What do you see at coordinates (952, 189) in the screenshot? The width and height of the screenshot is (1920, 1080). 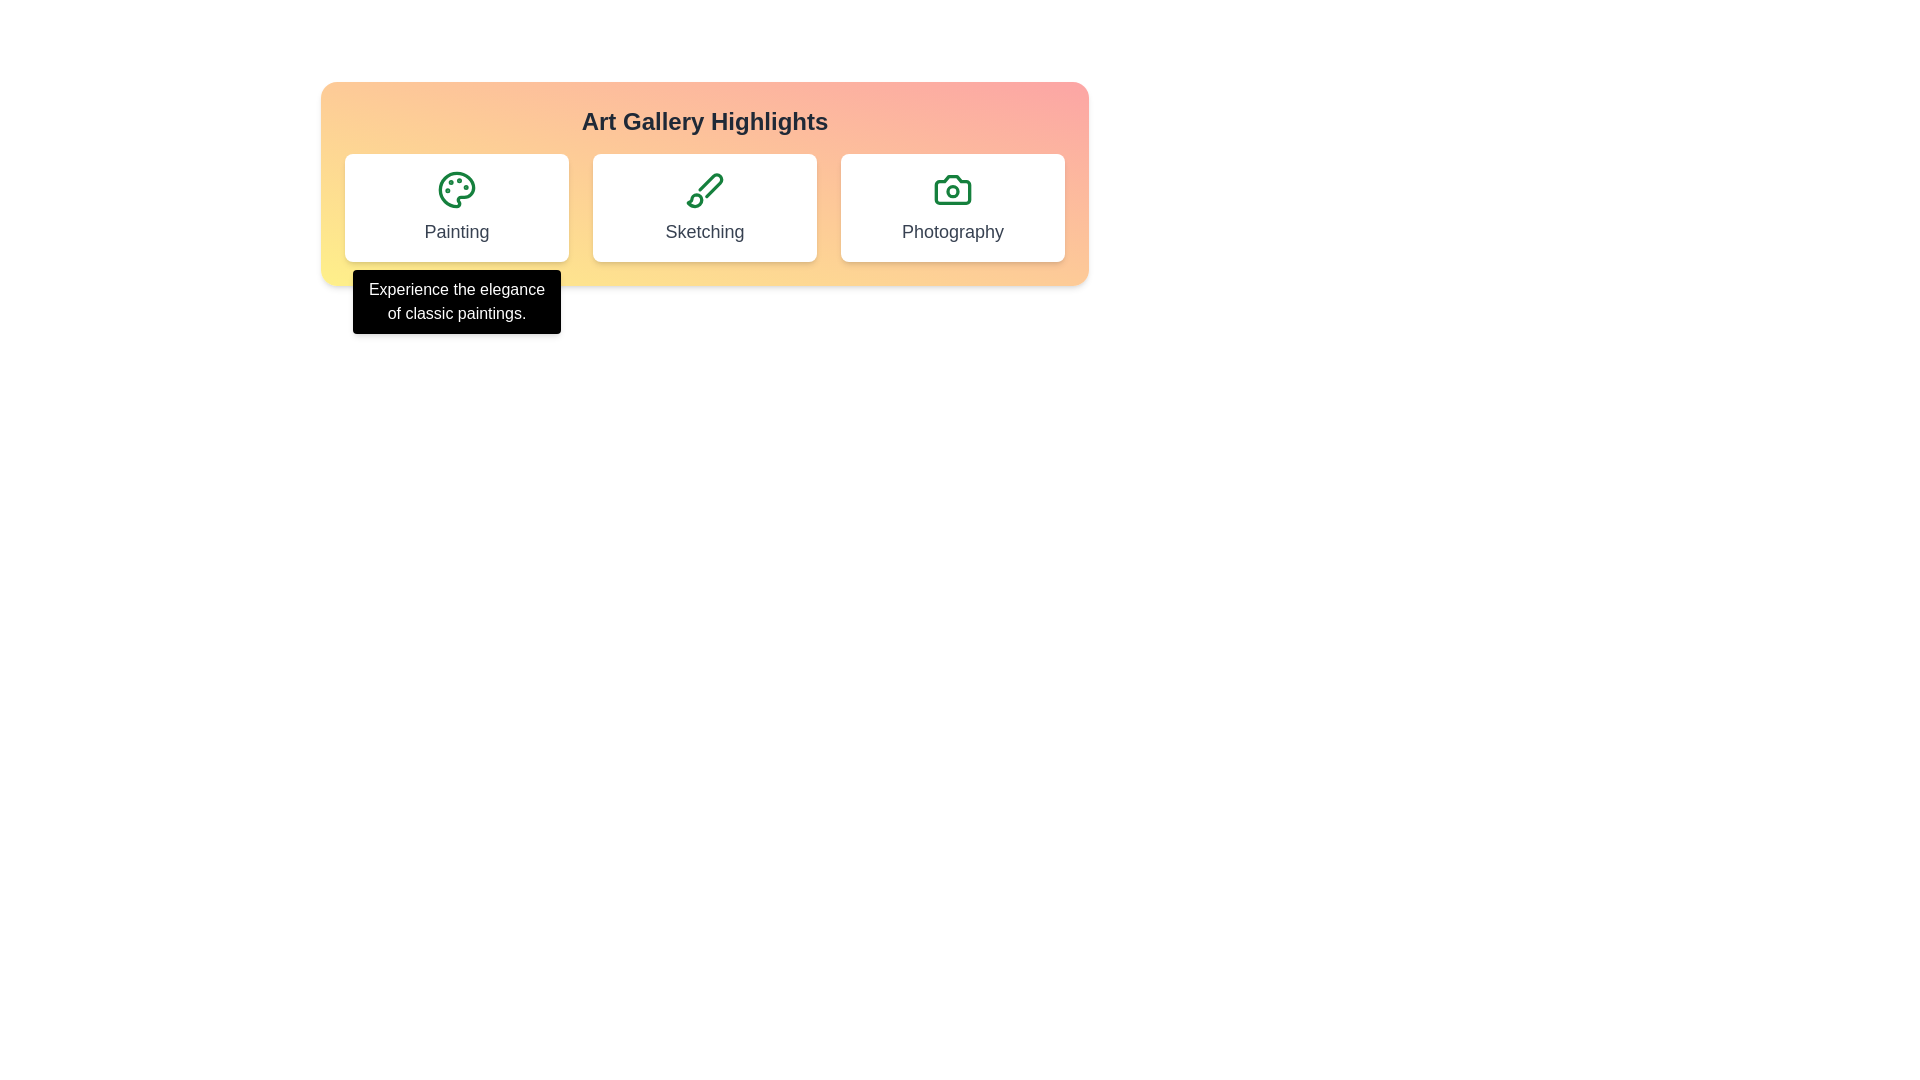 I see `the camera icon in the Photography tile of the Art Gallery Highlights section` at bounding box center [952, 189].